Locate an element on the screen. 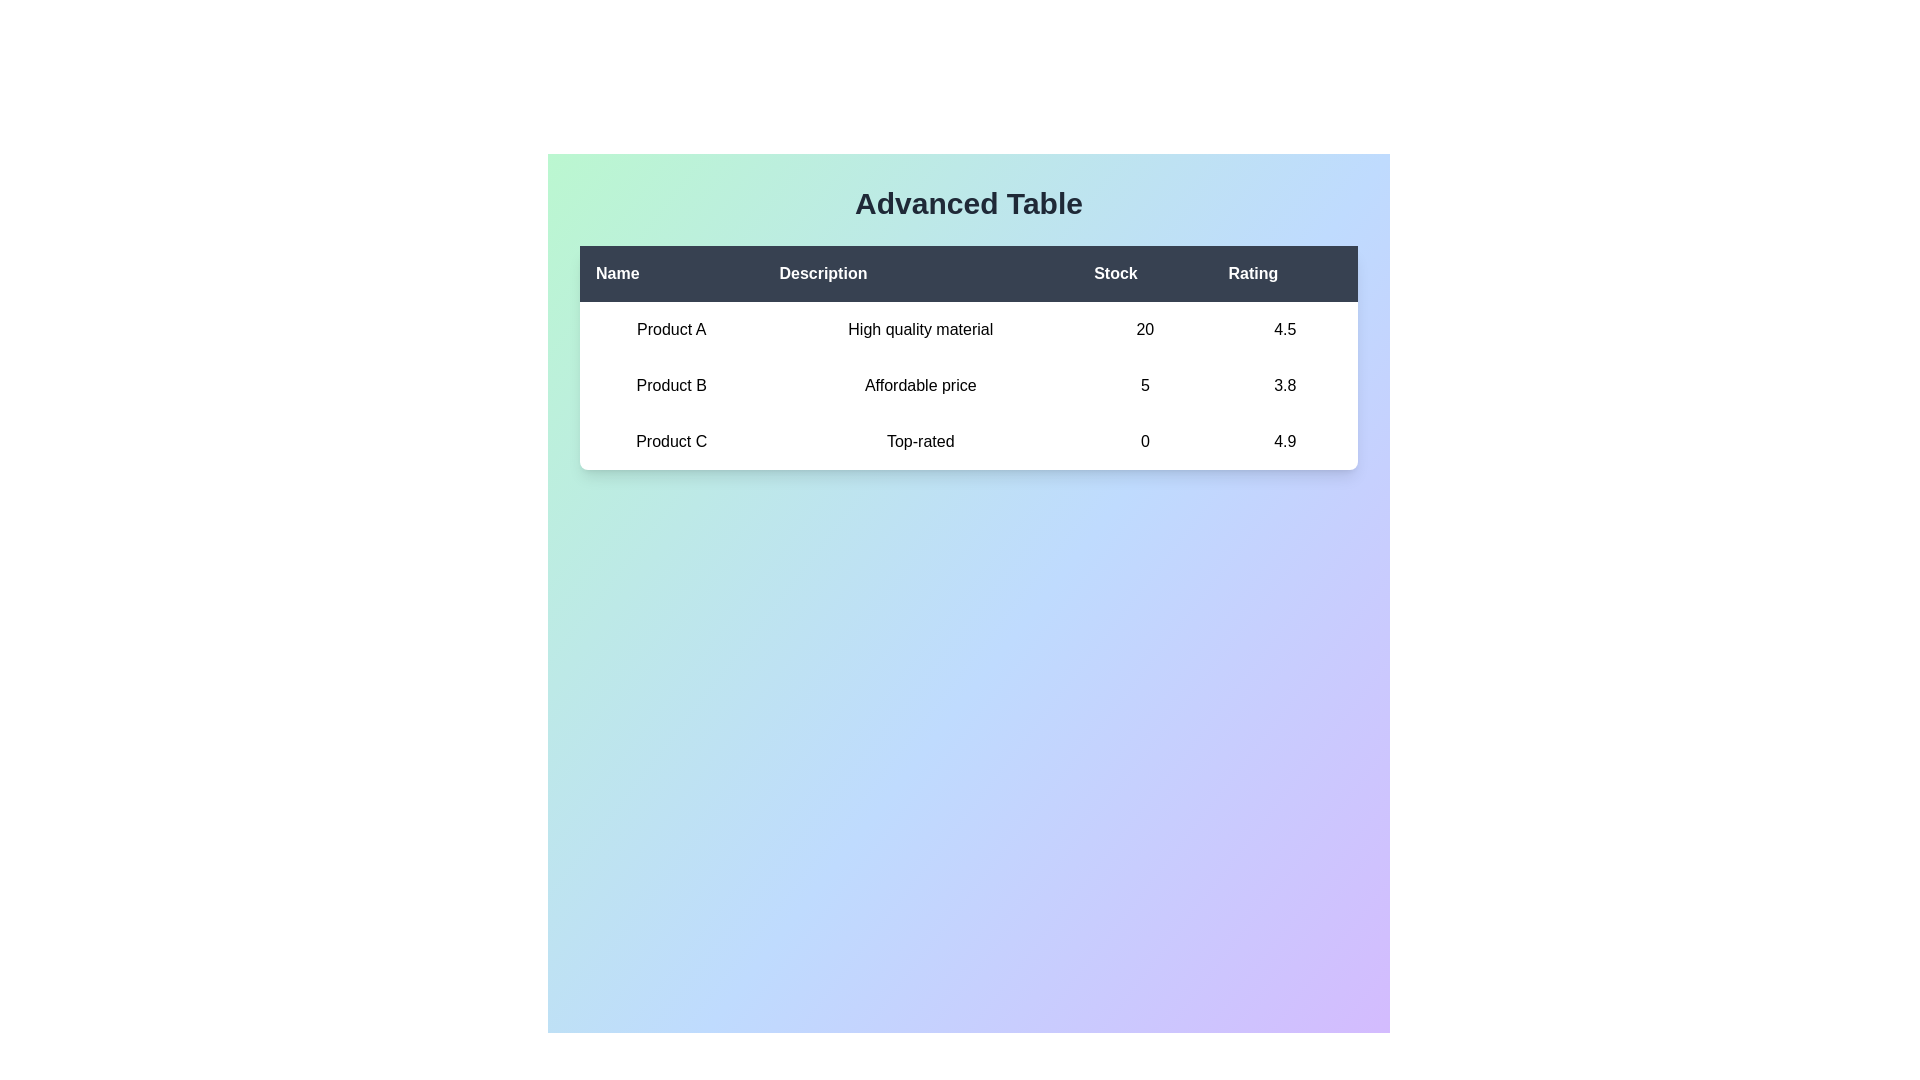 This screenshot has height=1080, width=1920. the third row in the data table displaying details about 'Product C', which includes the product name, description, stock value, and rating is located at coordinates (969, 441).